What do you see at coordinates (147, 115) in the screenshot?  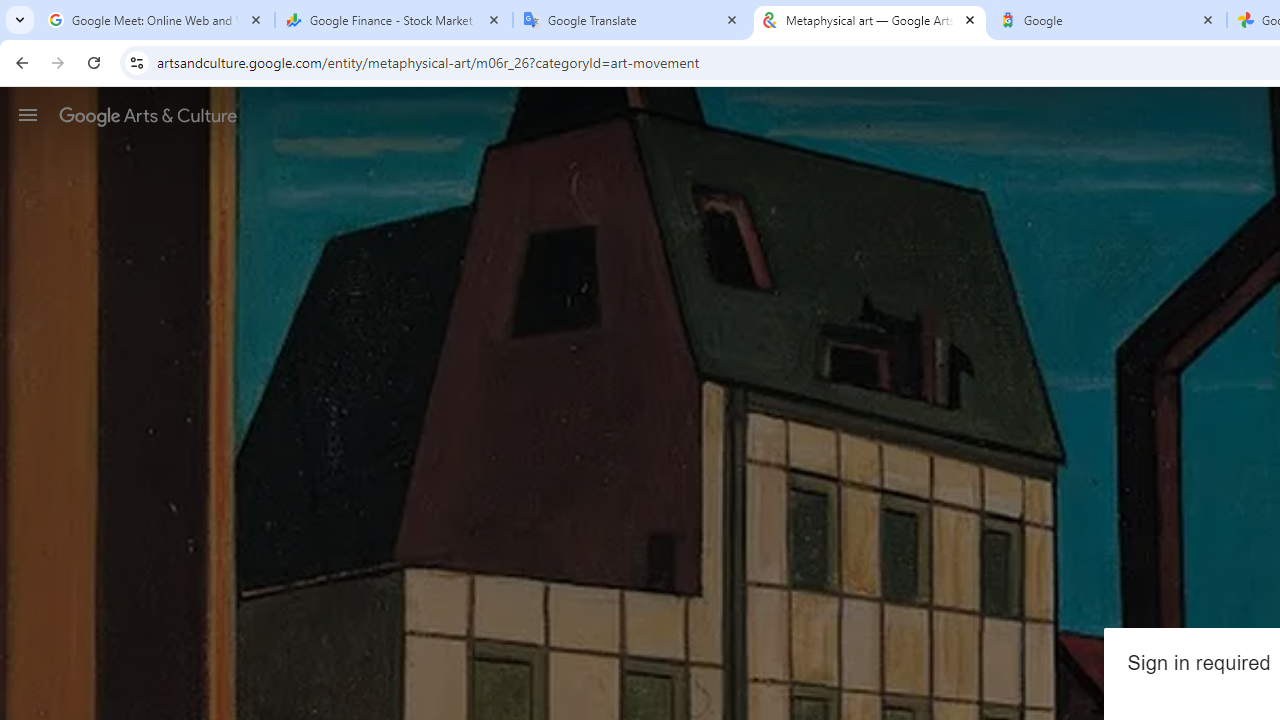 I see `'Google Arts & Culture'` at bounding box center [147, 115].